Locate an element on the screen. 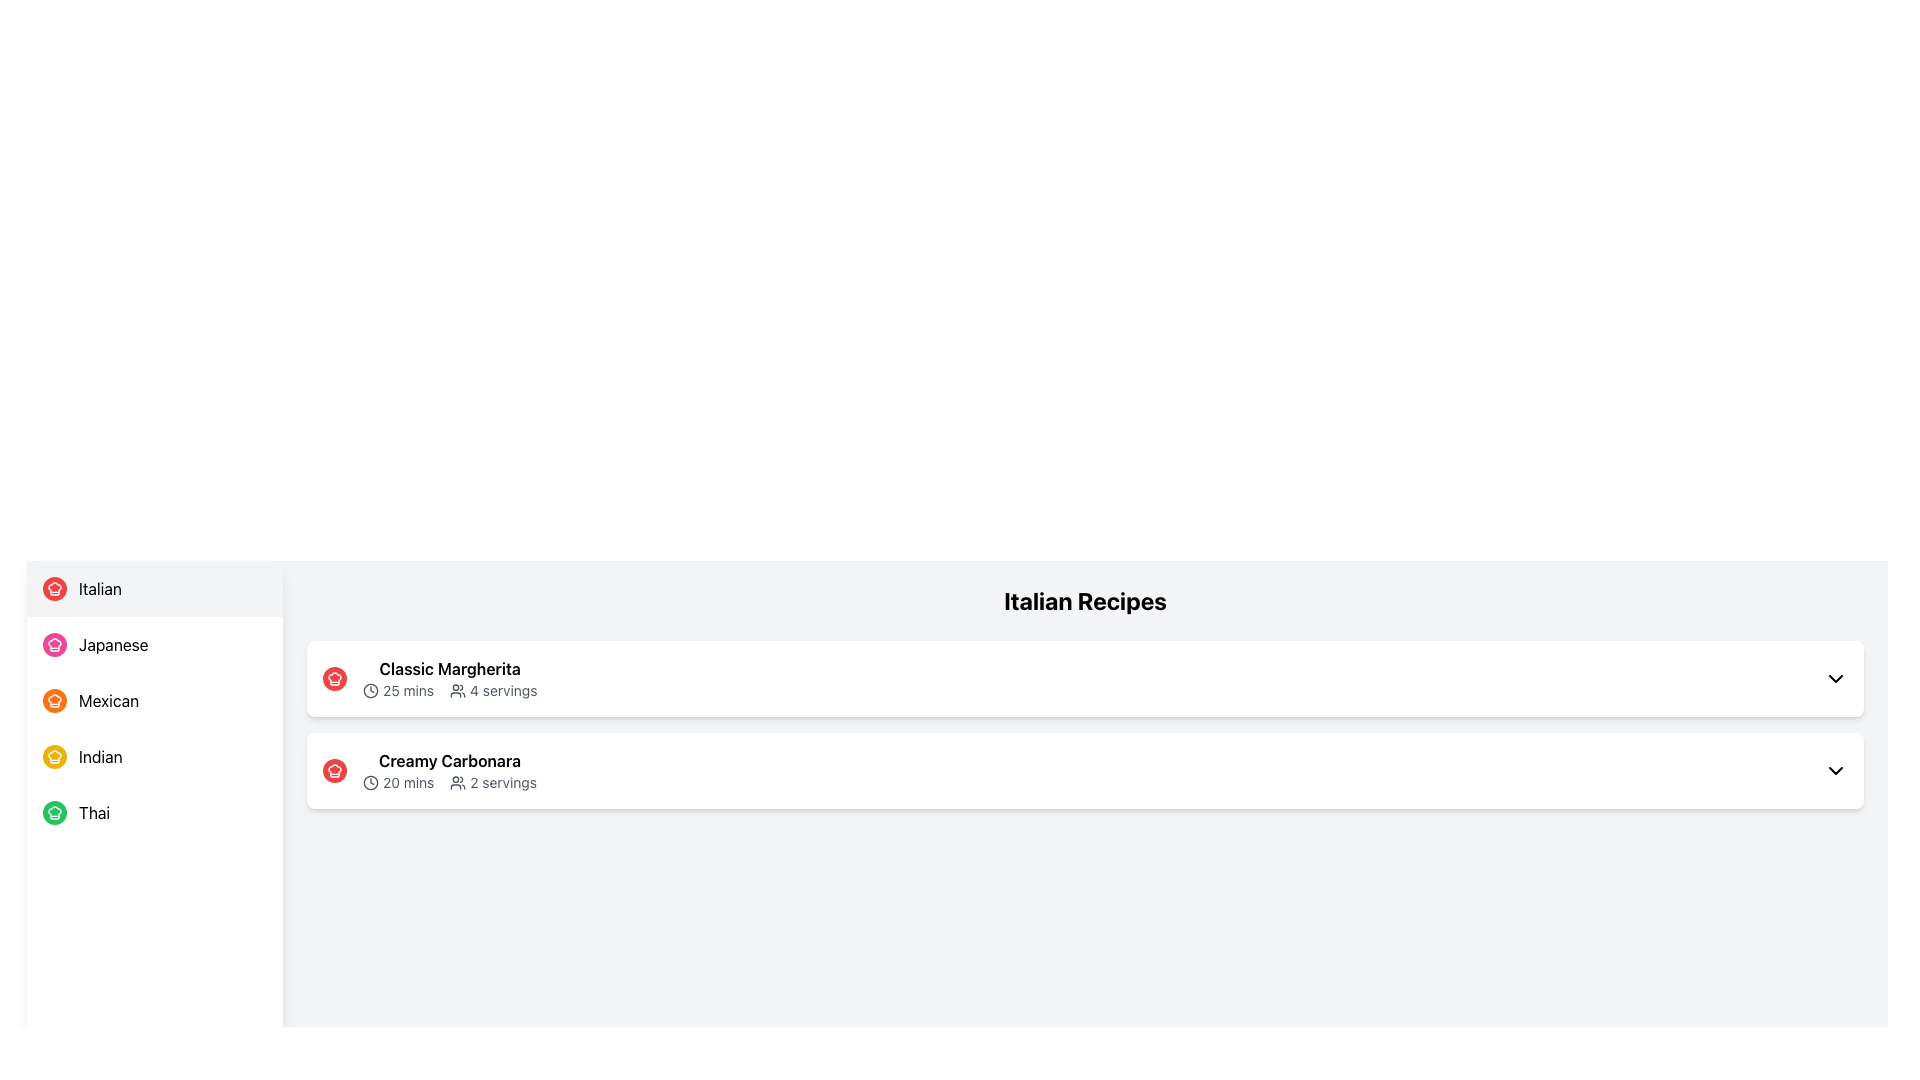  text label displaying '20 mins' located under the 'Creamy Carbonara' item in the 'Italian Recipes' section, positioned on the second row, left side, before the servings text is located at coordinates (398, 782).